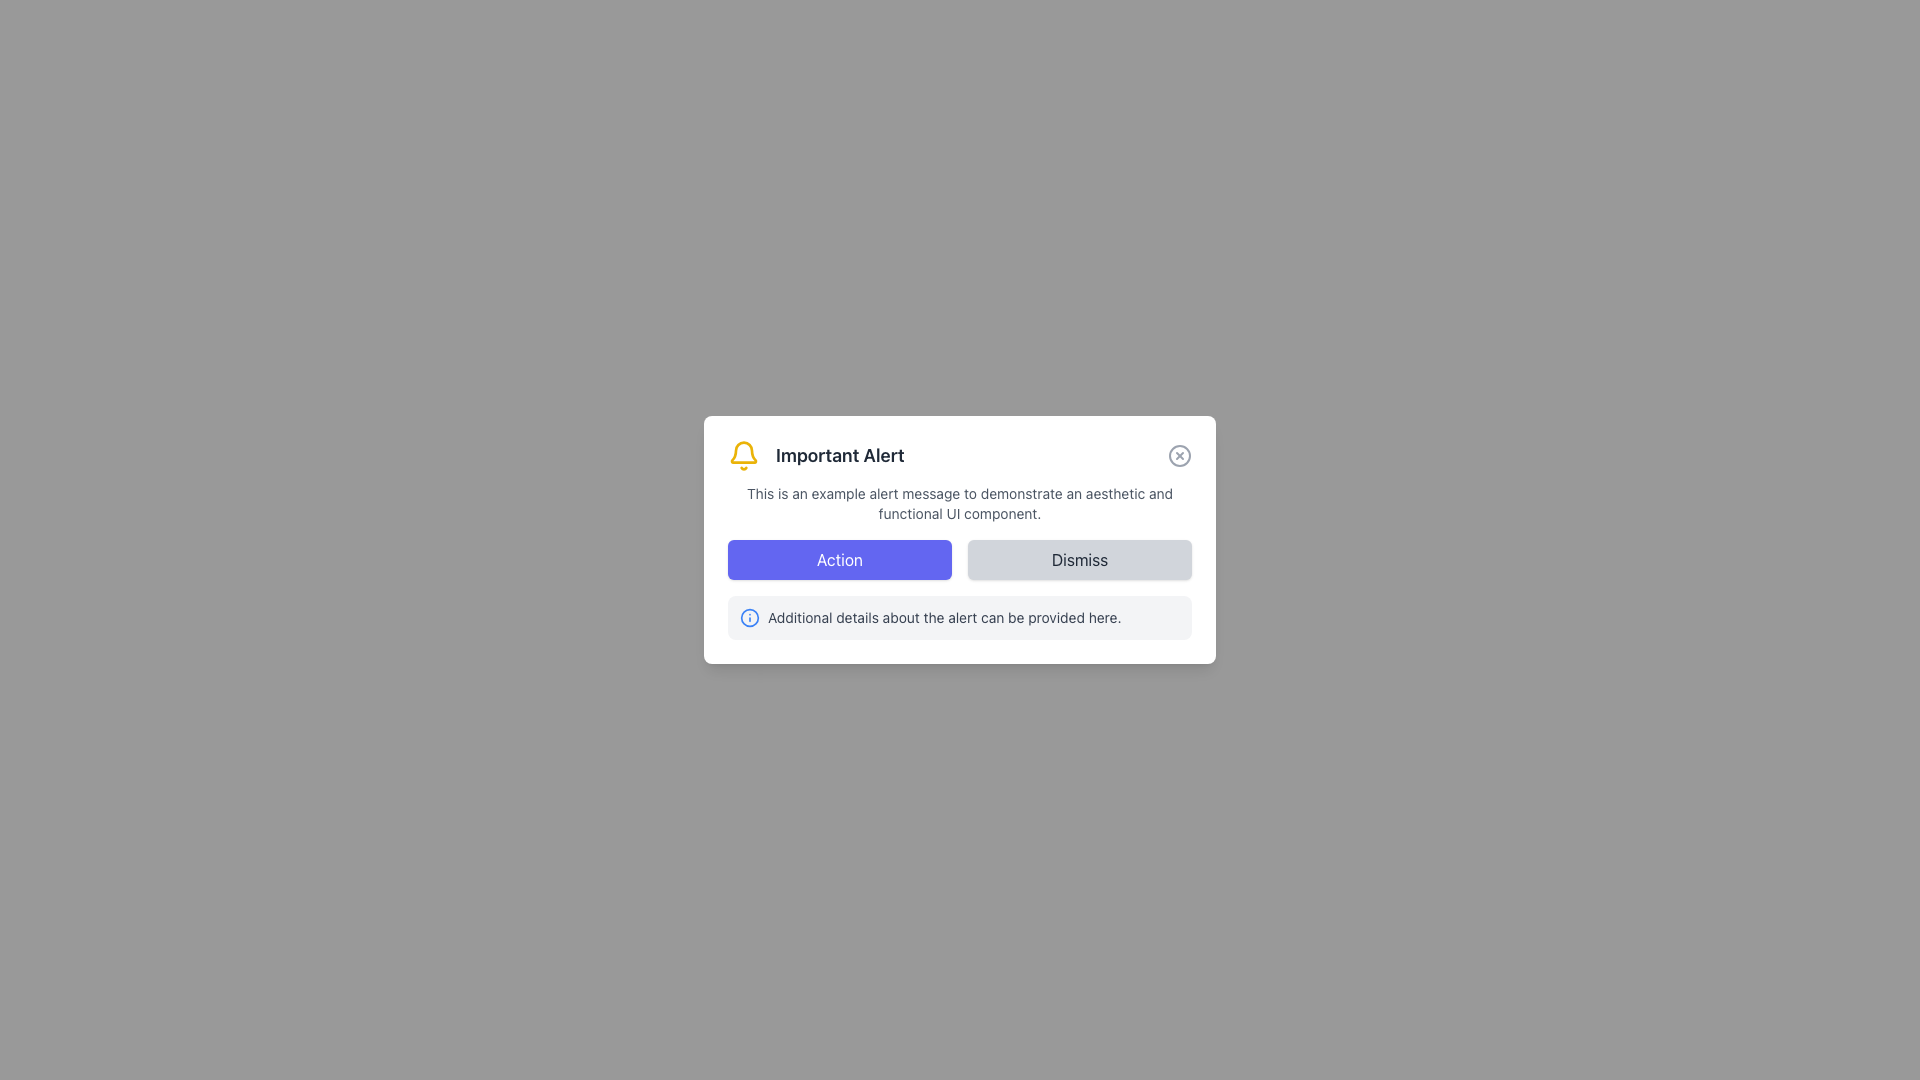  Describe the element at coordinates (840, 559) in the screenshot. I see `the blue rectangular button labeled 'Action'` at that location.